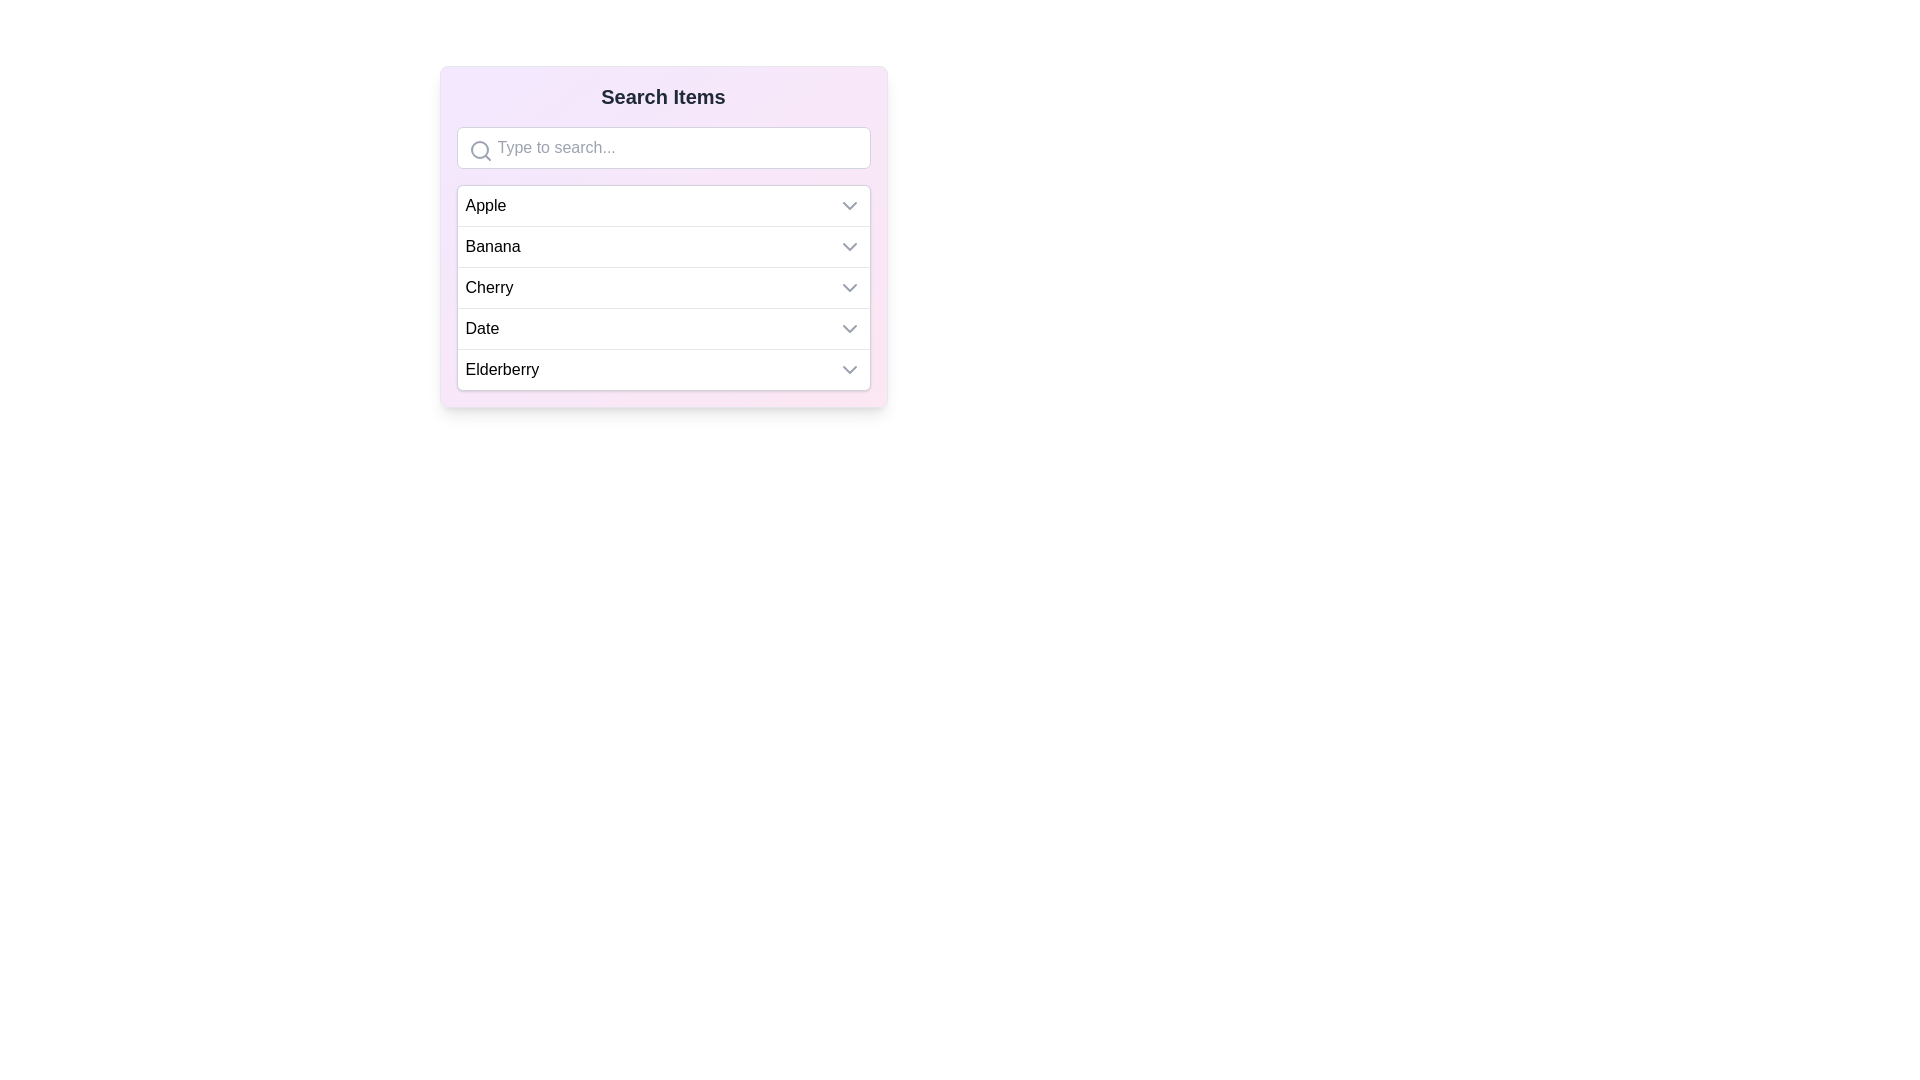 The width and height of the screenshot is (1920, 1080). What do you see at coordinates (849, 370) in the screenshot?
I see `the chevron-down icon next to the 'Elderberry' list item` at bounding box center [849, 370].